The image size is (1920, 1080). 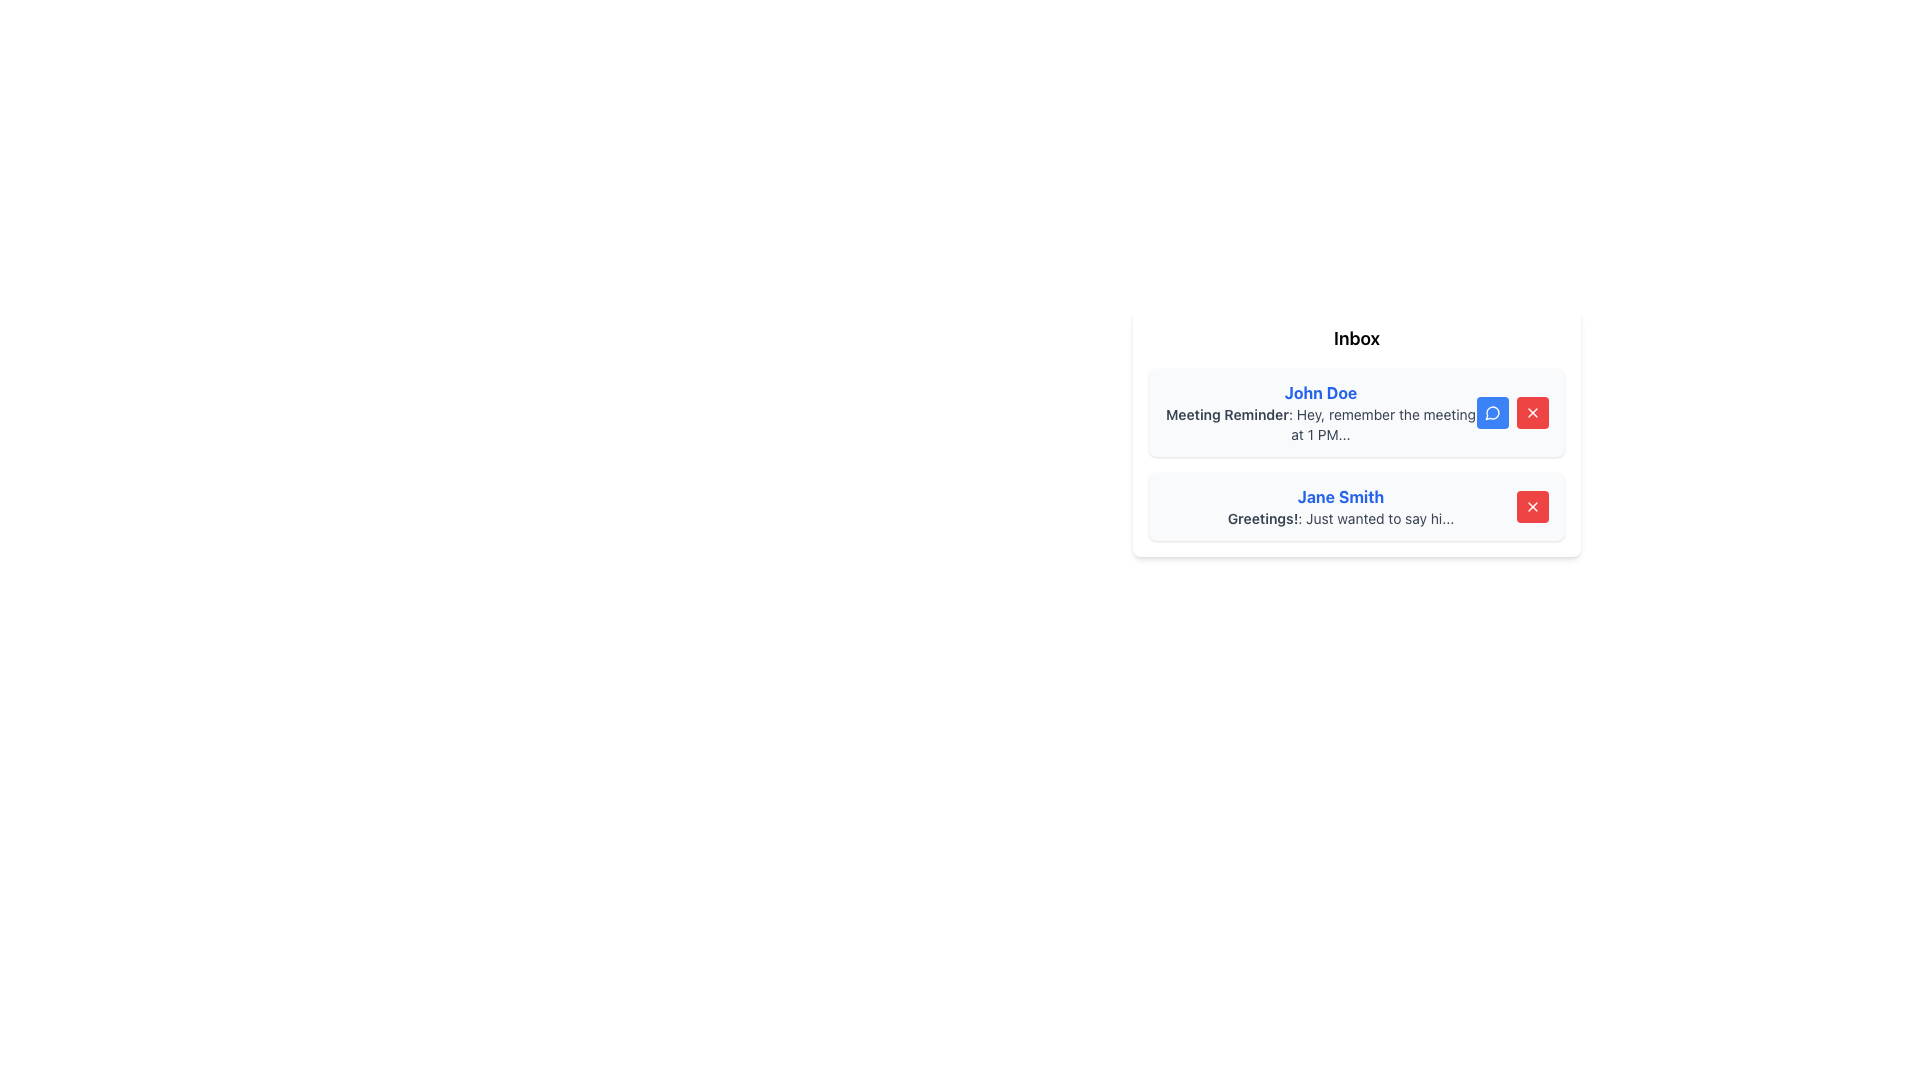 What do you see at coordinates (1357, 411) in the screenshot?
I see `text content displayed in the Message Notification Card that shows the sender's name and a brief preview of the message, which is the first item in a vertical list within a white card` at bounding box center [1357, 411].